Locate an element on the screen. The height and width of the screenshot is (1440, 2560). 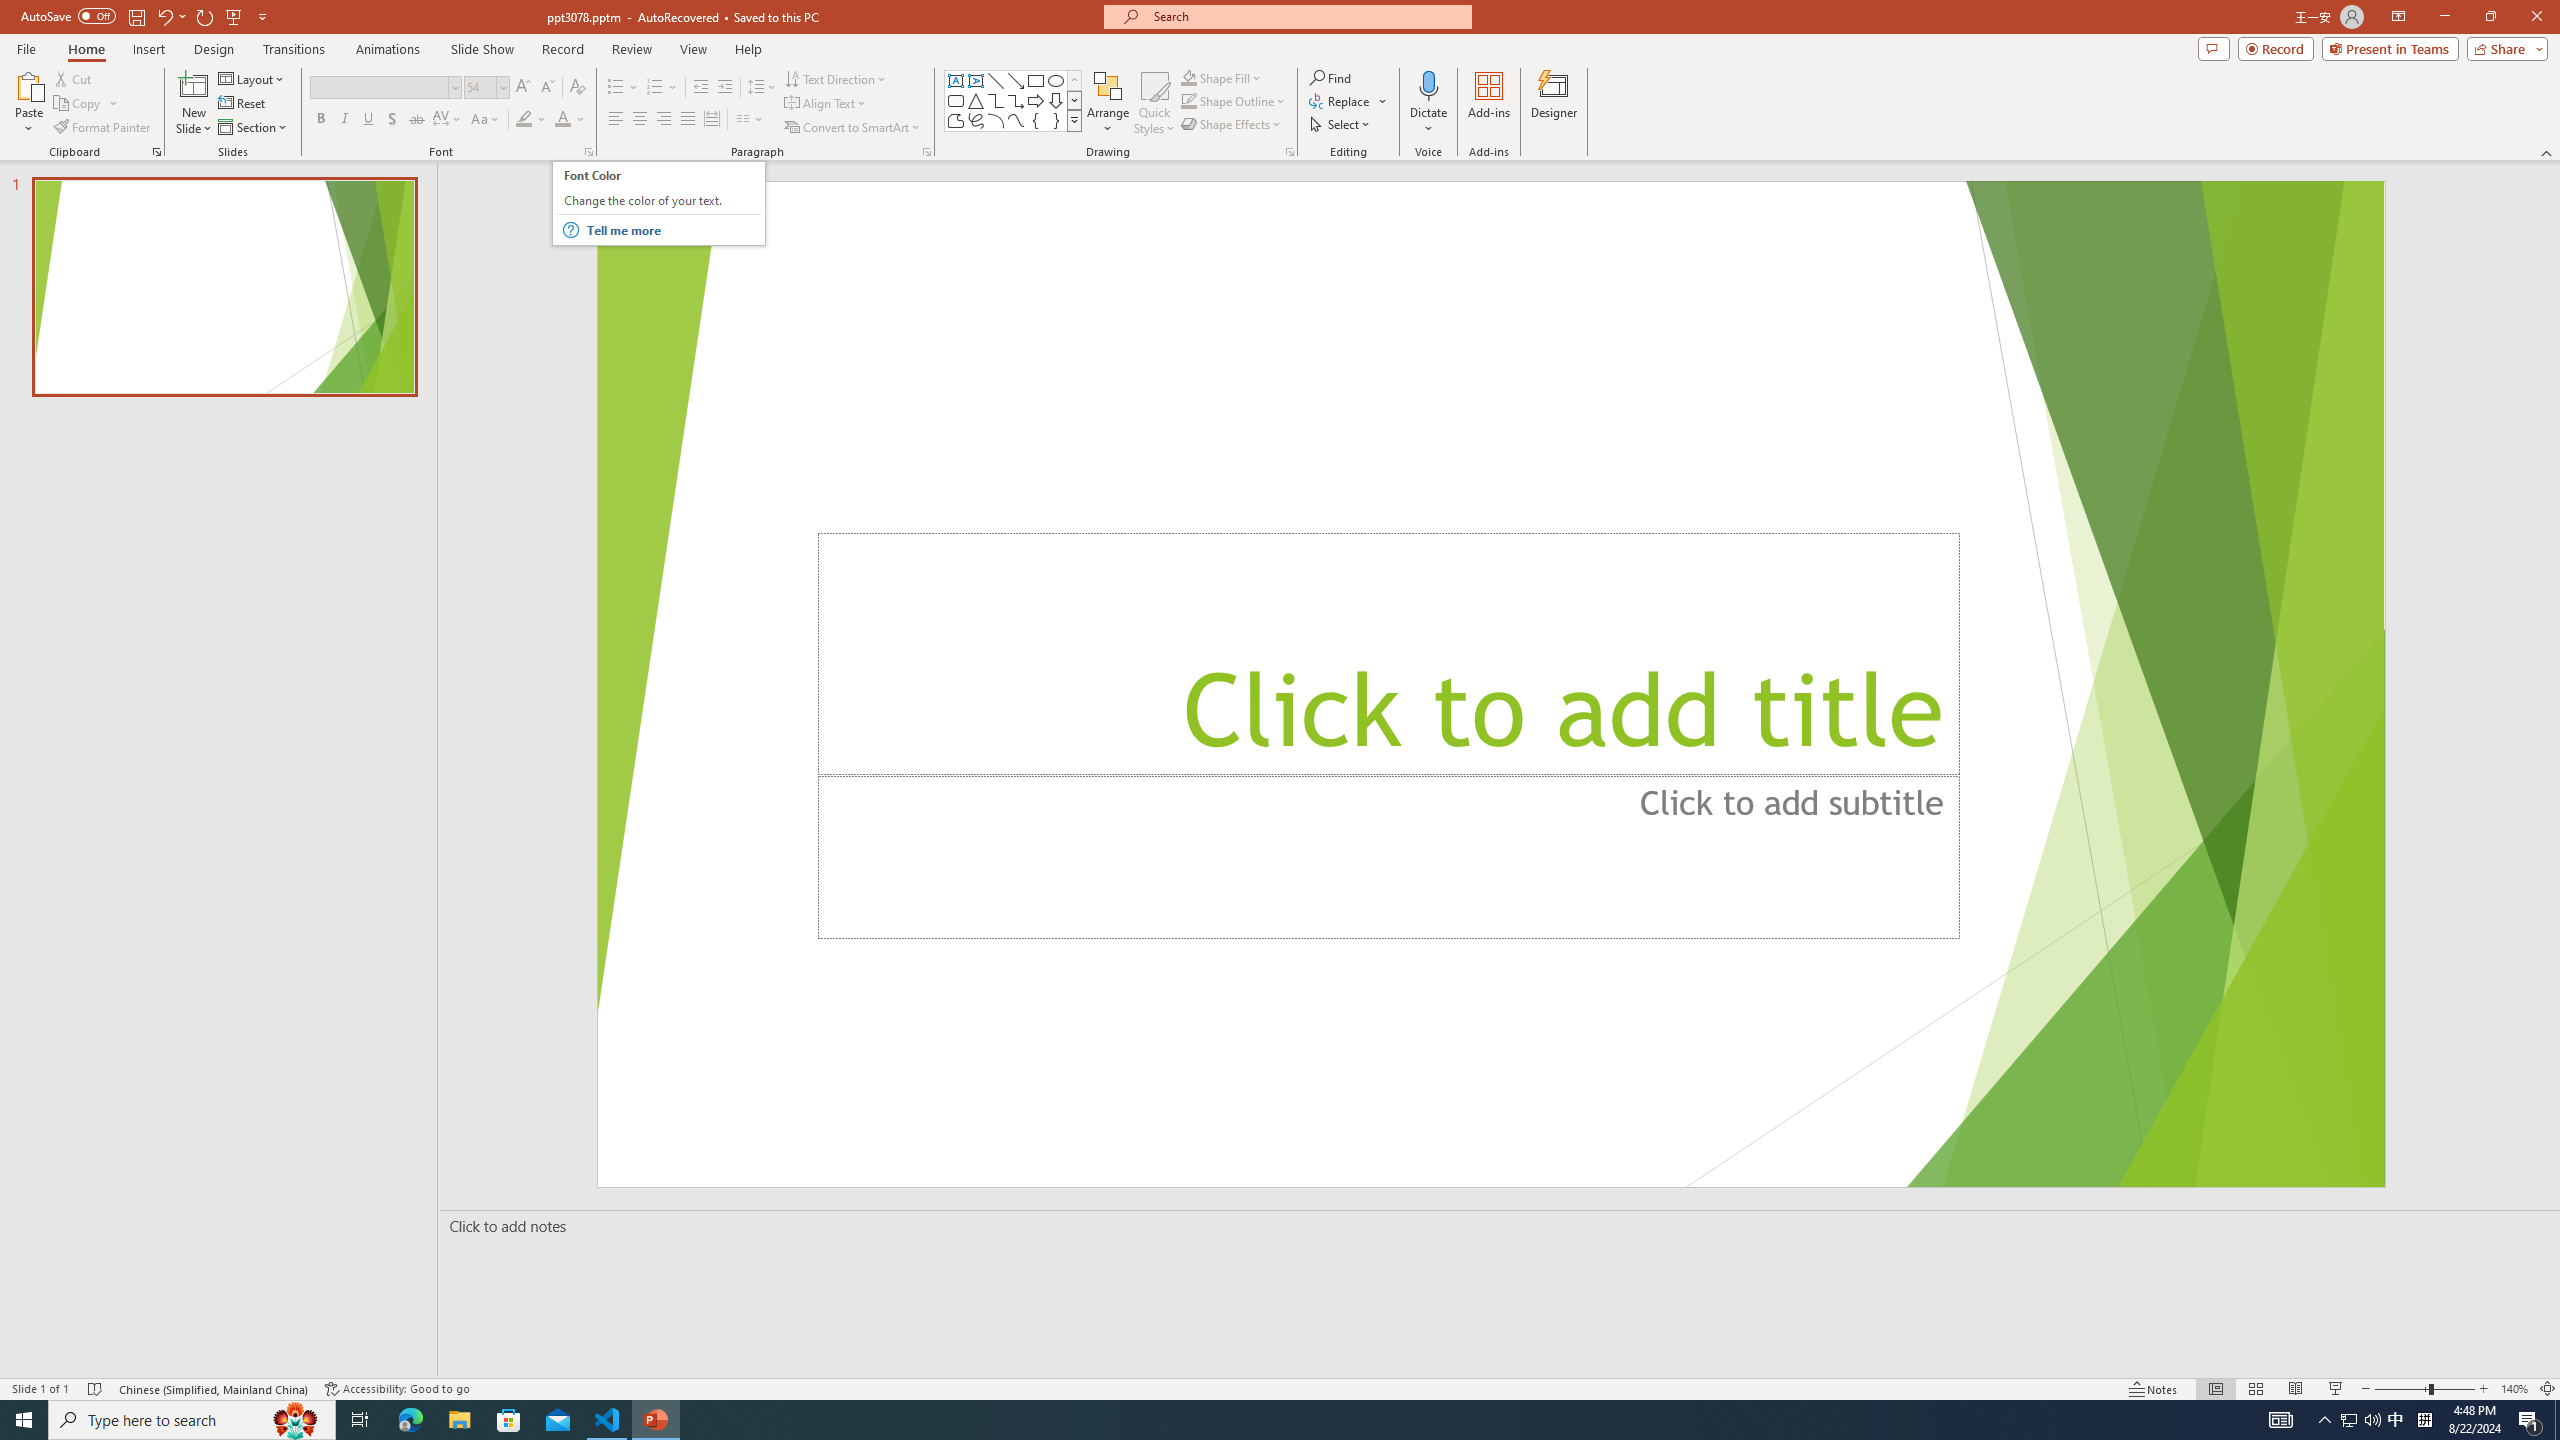
'Shape Effects' is located at coordinates (1231, 122).